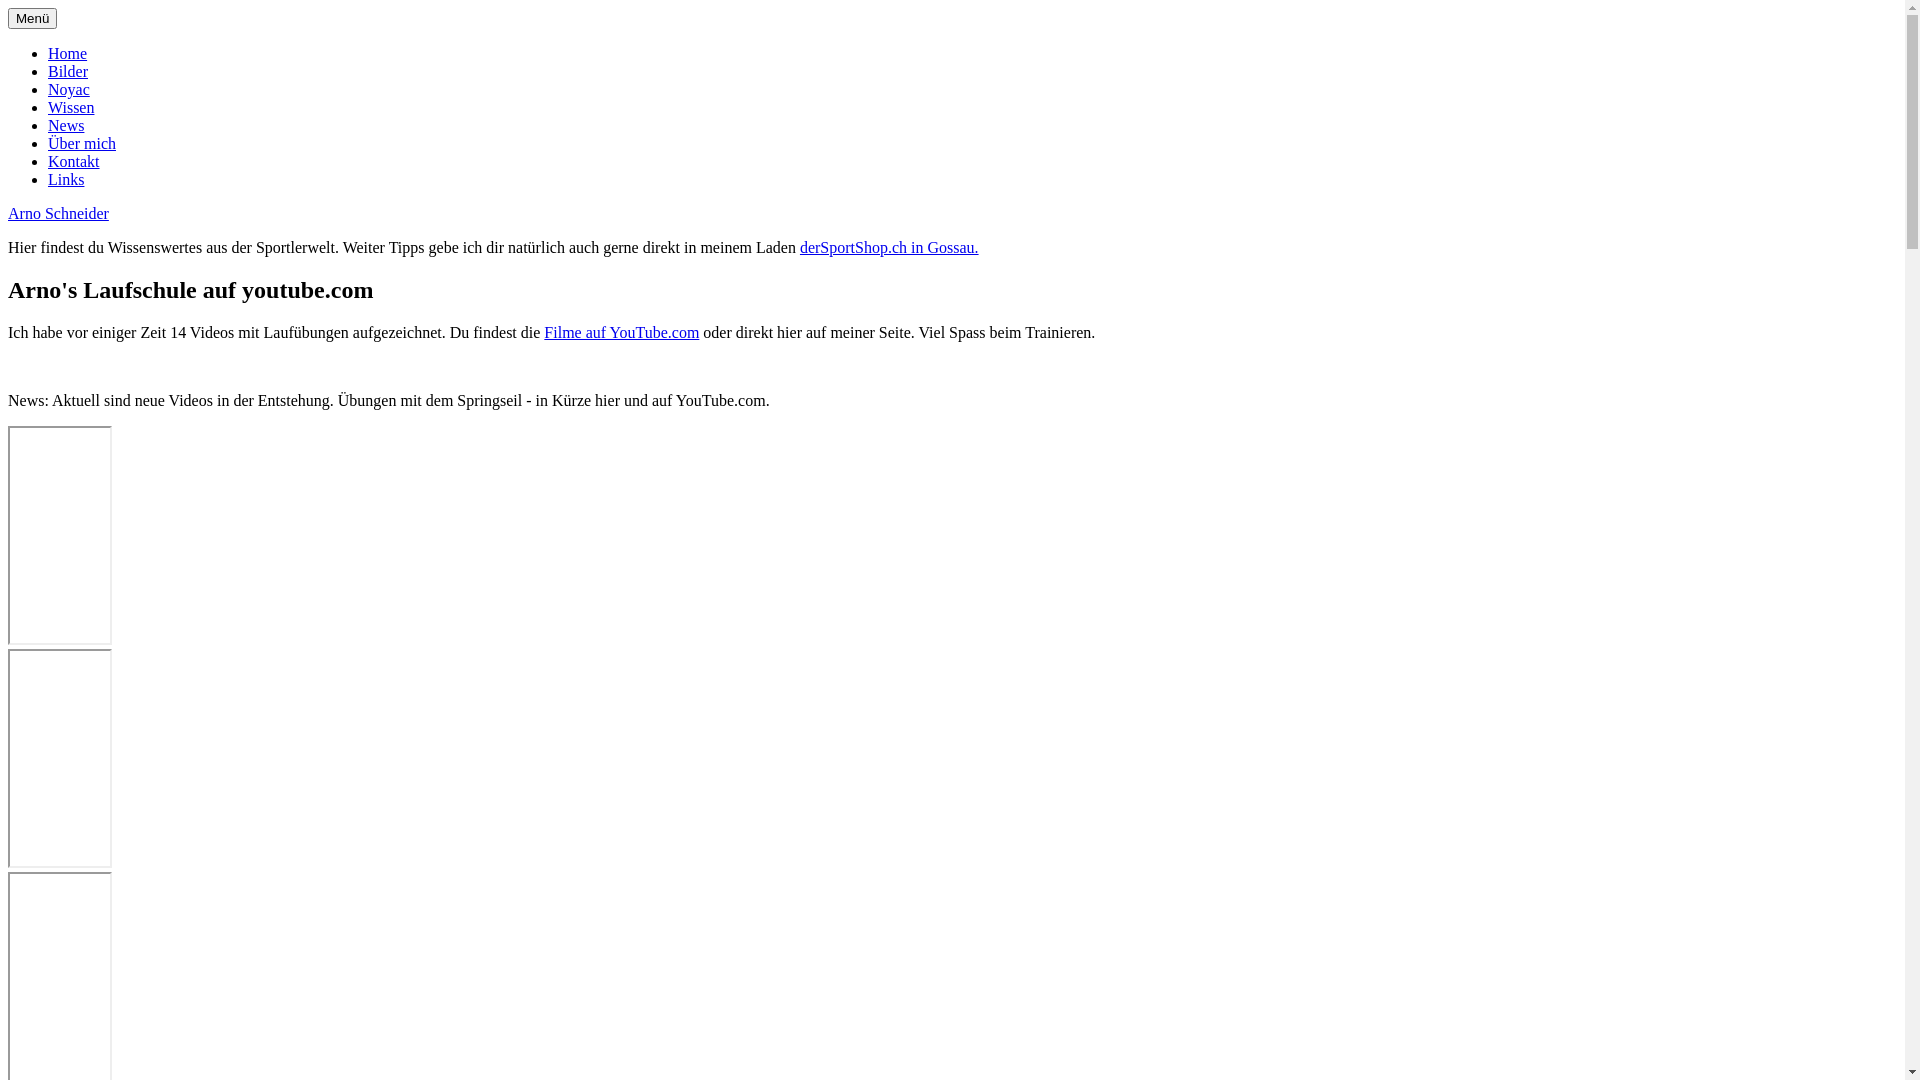 This screenshot has height=1080, width=1920. Describe the element at coordinates (620, 331) in the screenshot. I see `'Filme auf YouTube.com'` at that location.